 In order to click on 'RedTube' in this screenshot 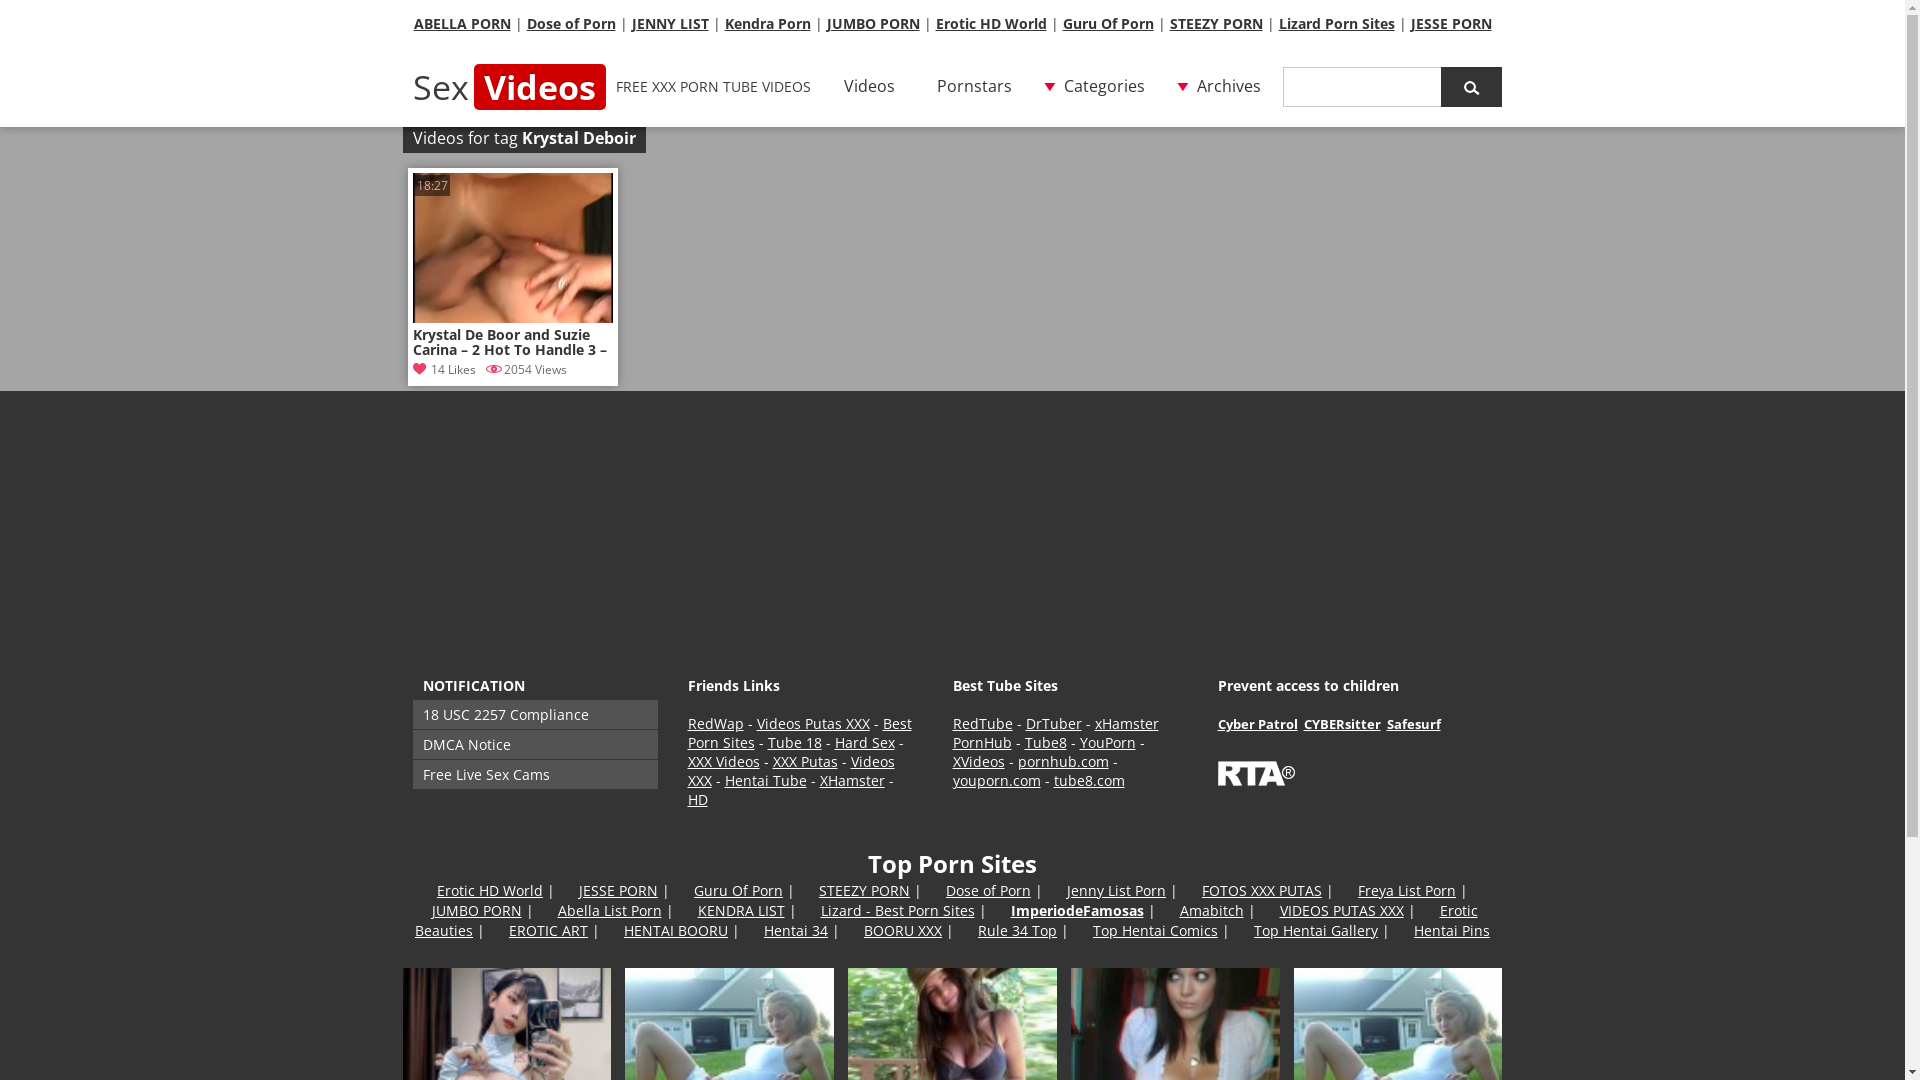, I will do `click(982, 723)`.